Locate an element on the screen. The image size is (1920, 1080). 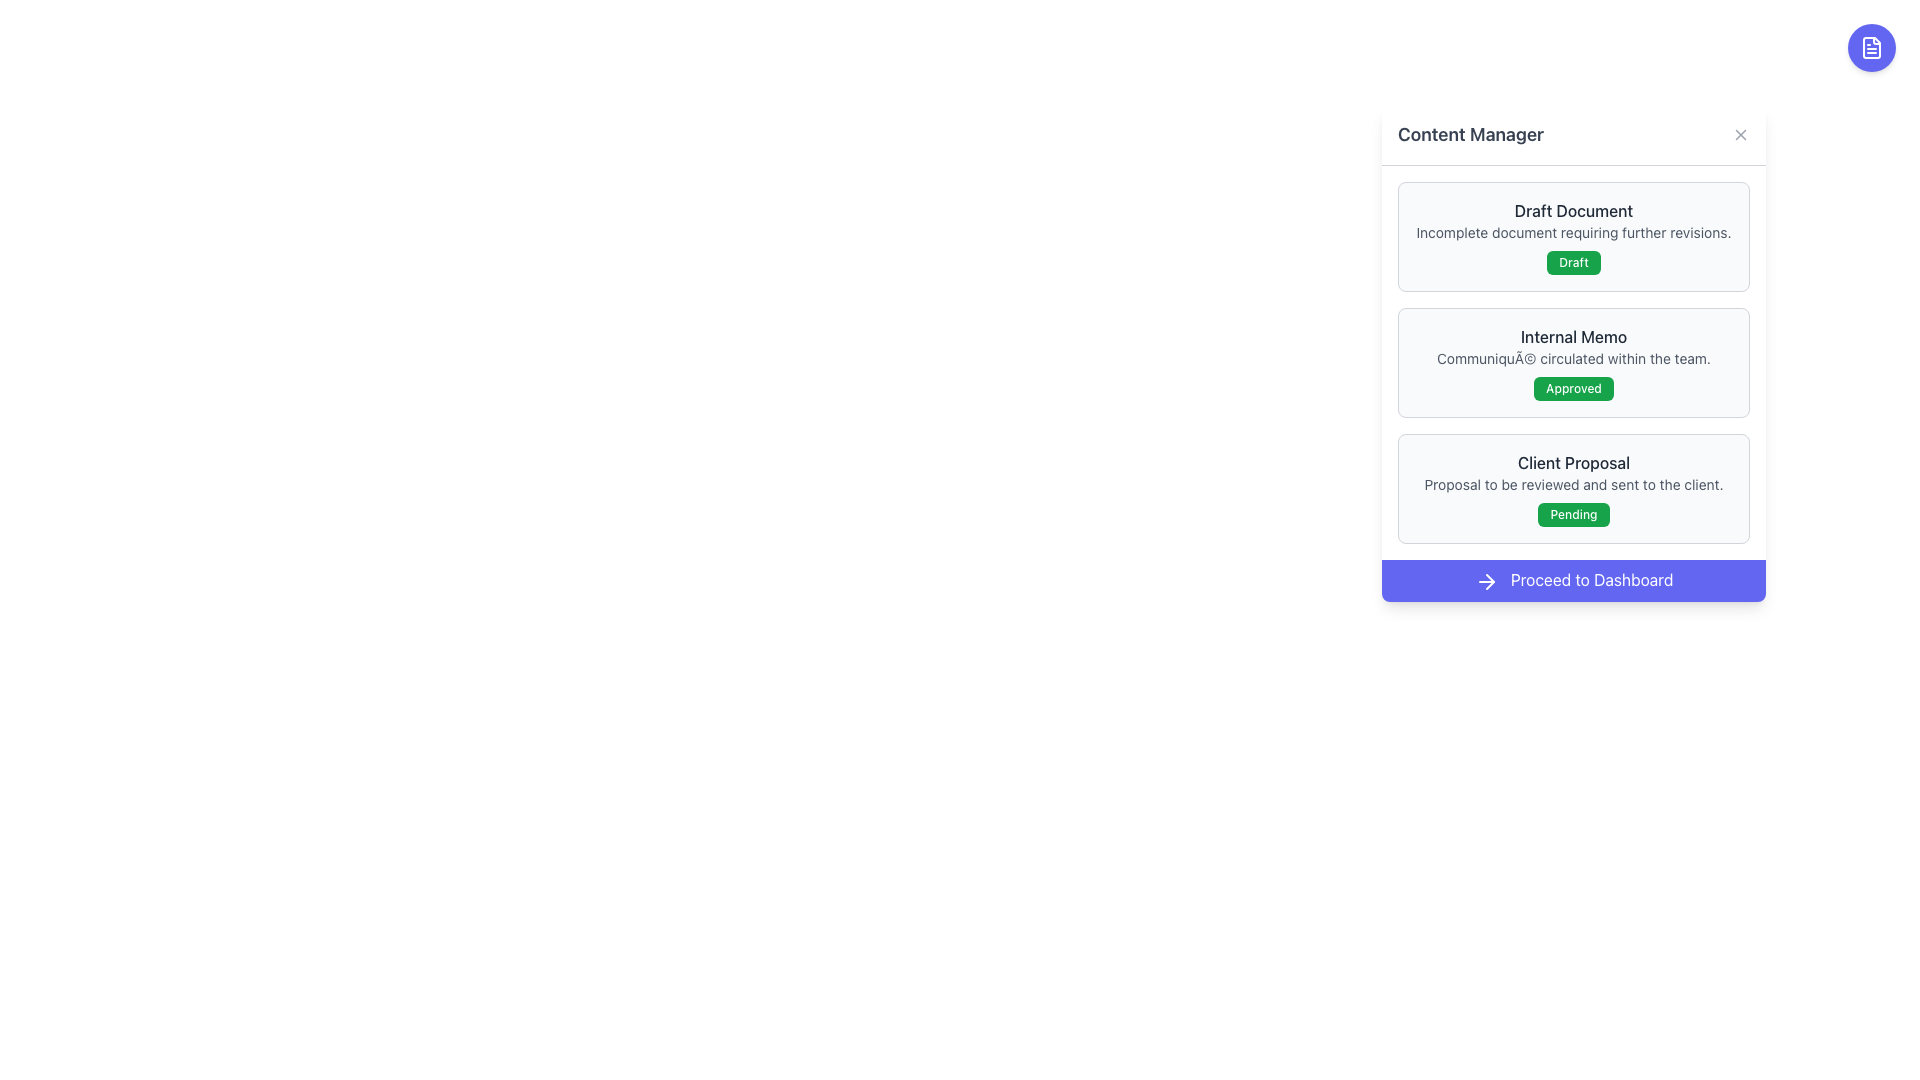
the close icon located in the top-right corner of the 'Content Manager' card is located at coordinates (1740, 135).